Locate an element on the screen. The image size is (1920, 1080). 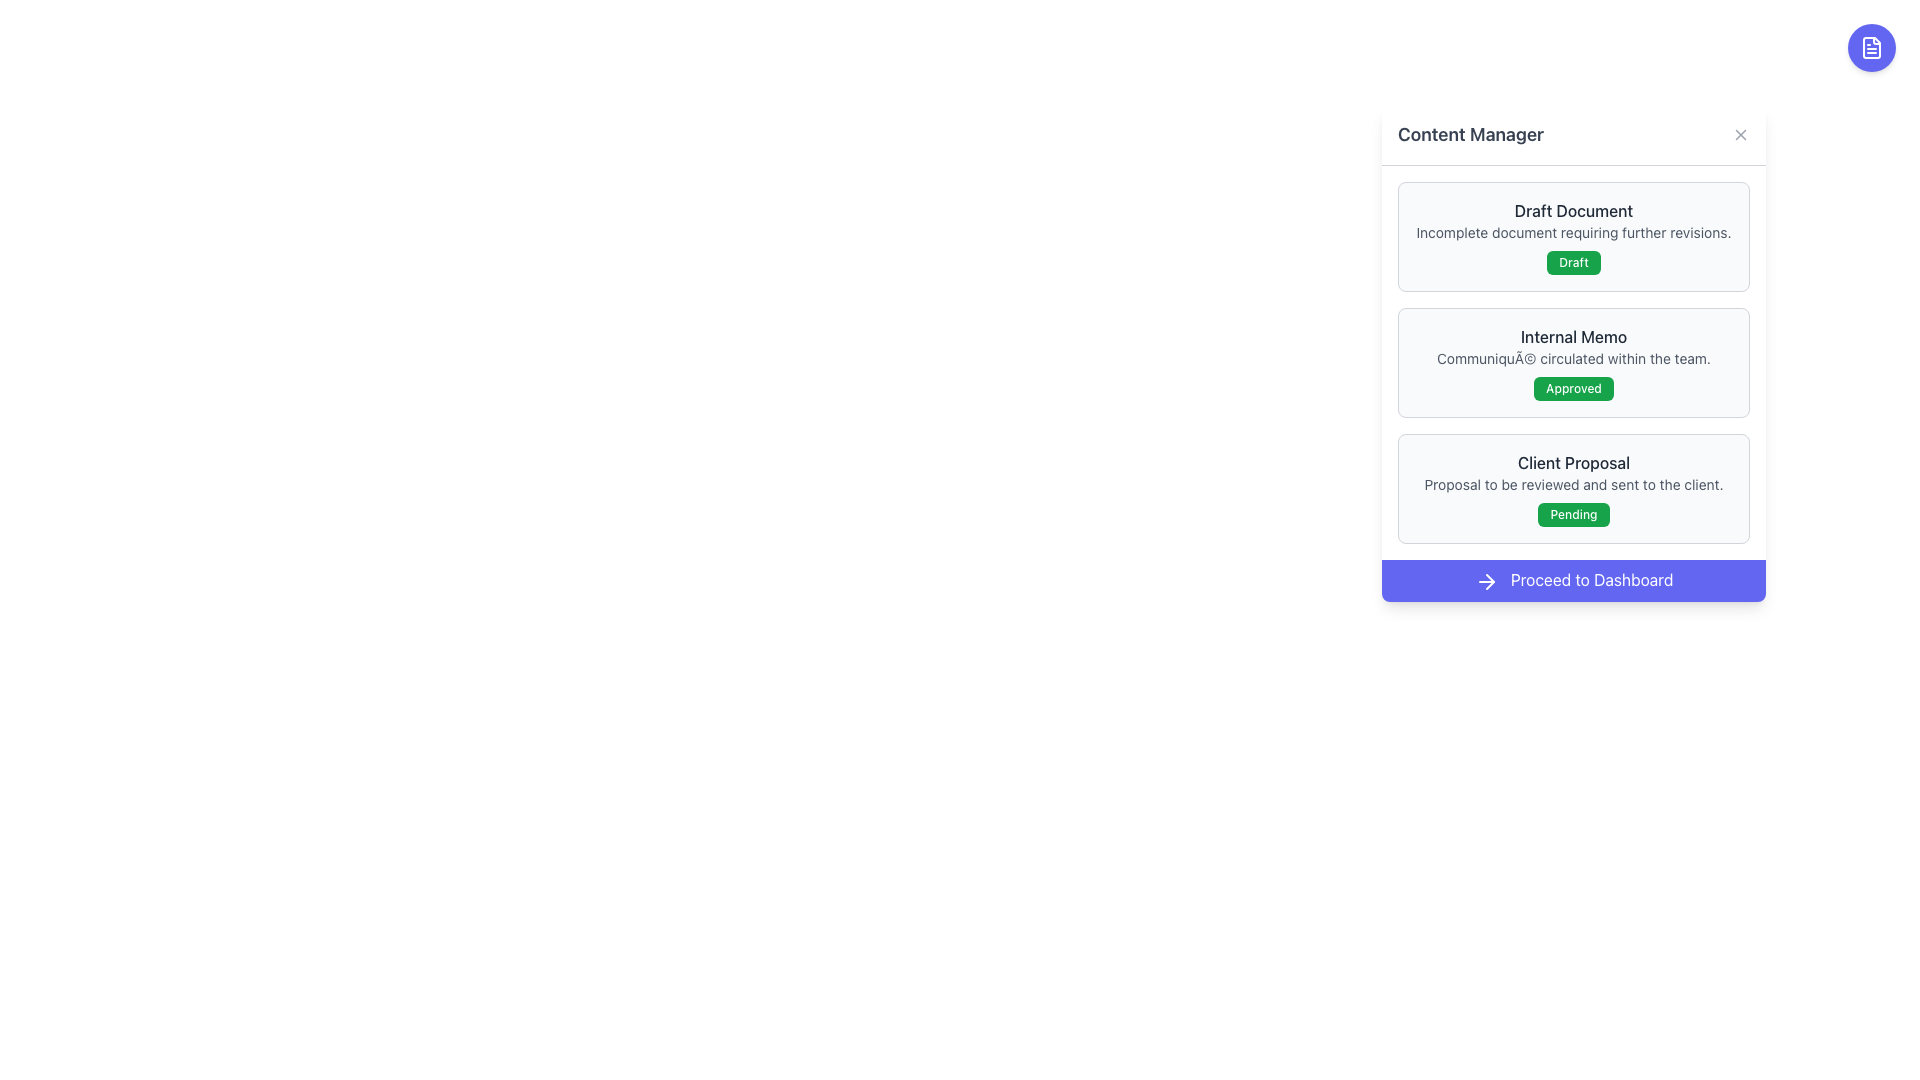
the close icon located in the top-right corner of the 'Content Manager' card is located at coordinates (1740, 135).